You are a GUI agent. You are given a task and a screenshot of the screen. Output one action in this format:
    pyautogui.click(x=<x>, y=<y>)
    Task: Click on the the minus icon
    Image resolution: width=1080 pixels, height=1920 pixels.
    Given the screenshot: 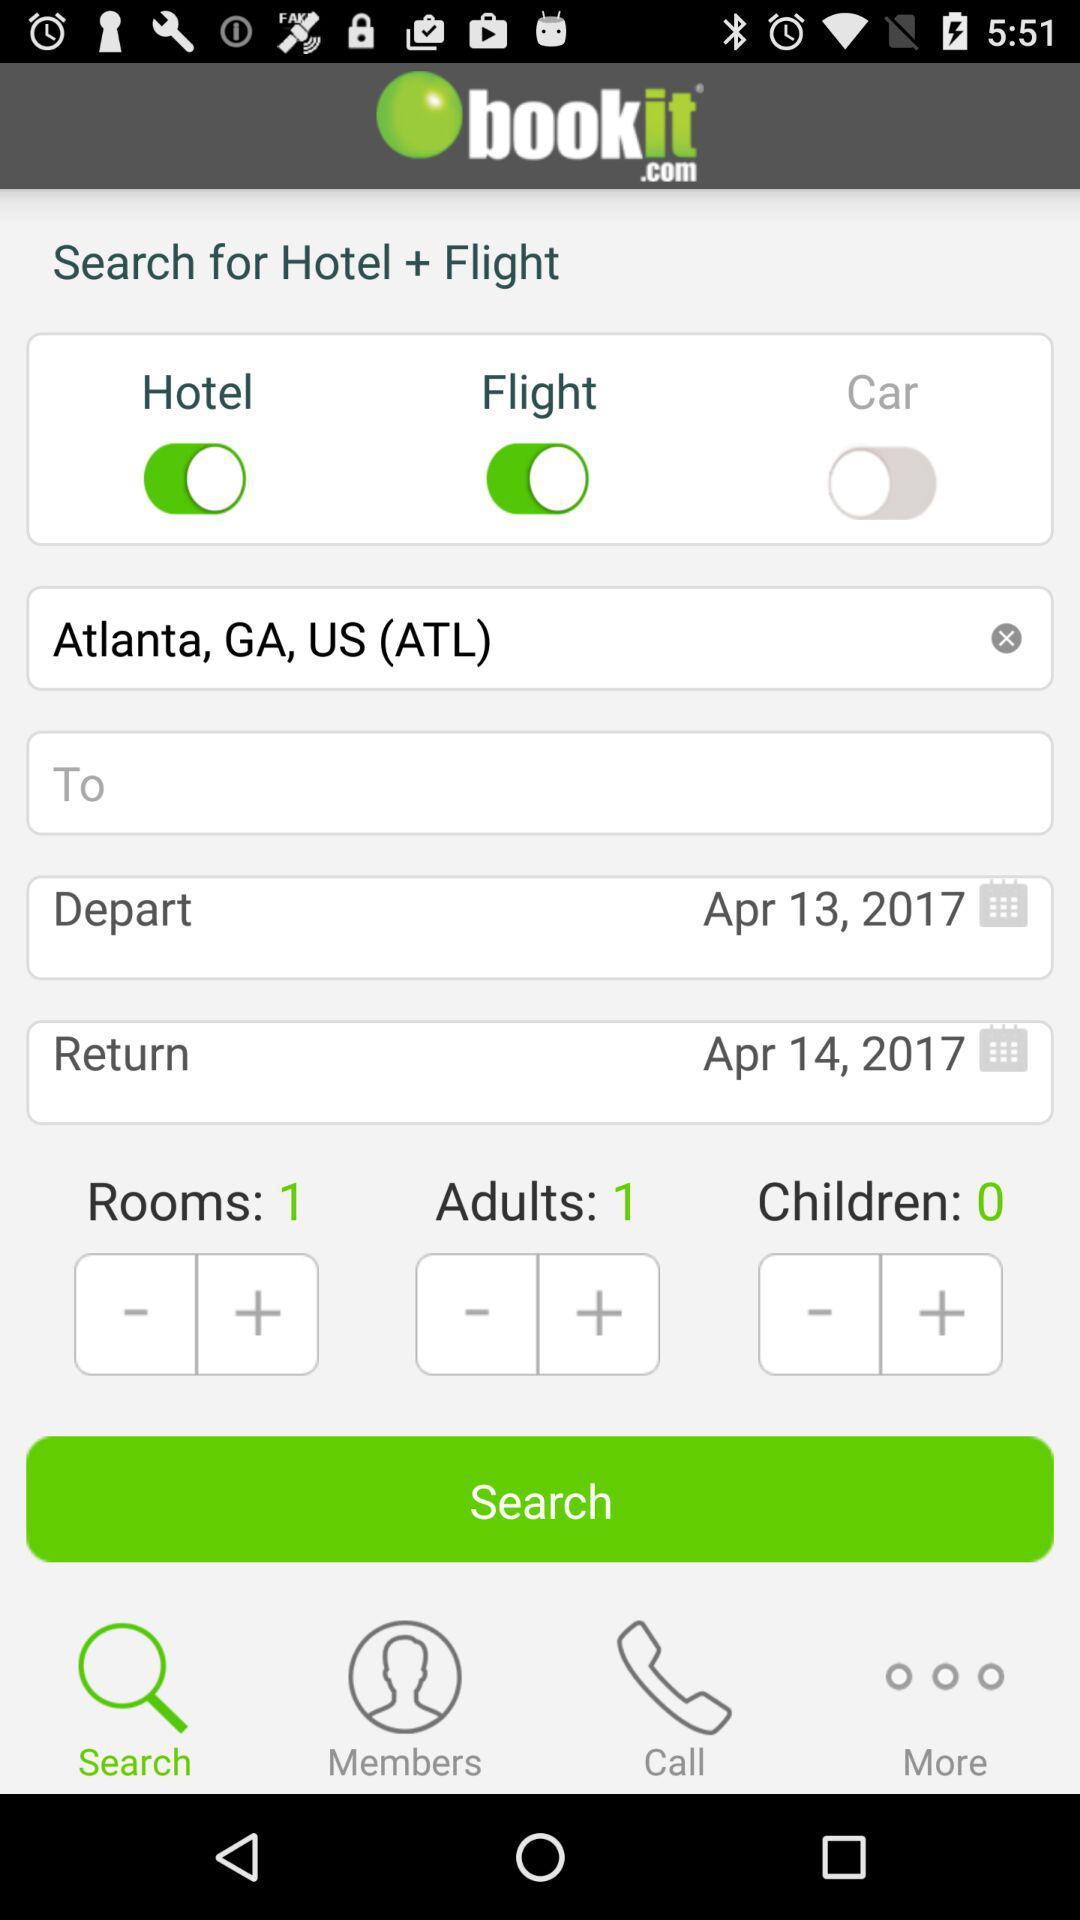 What is the action you would take?
    pyautogui.click(x=819, y=1405)
    